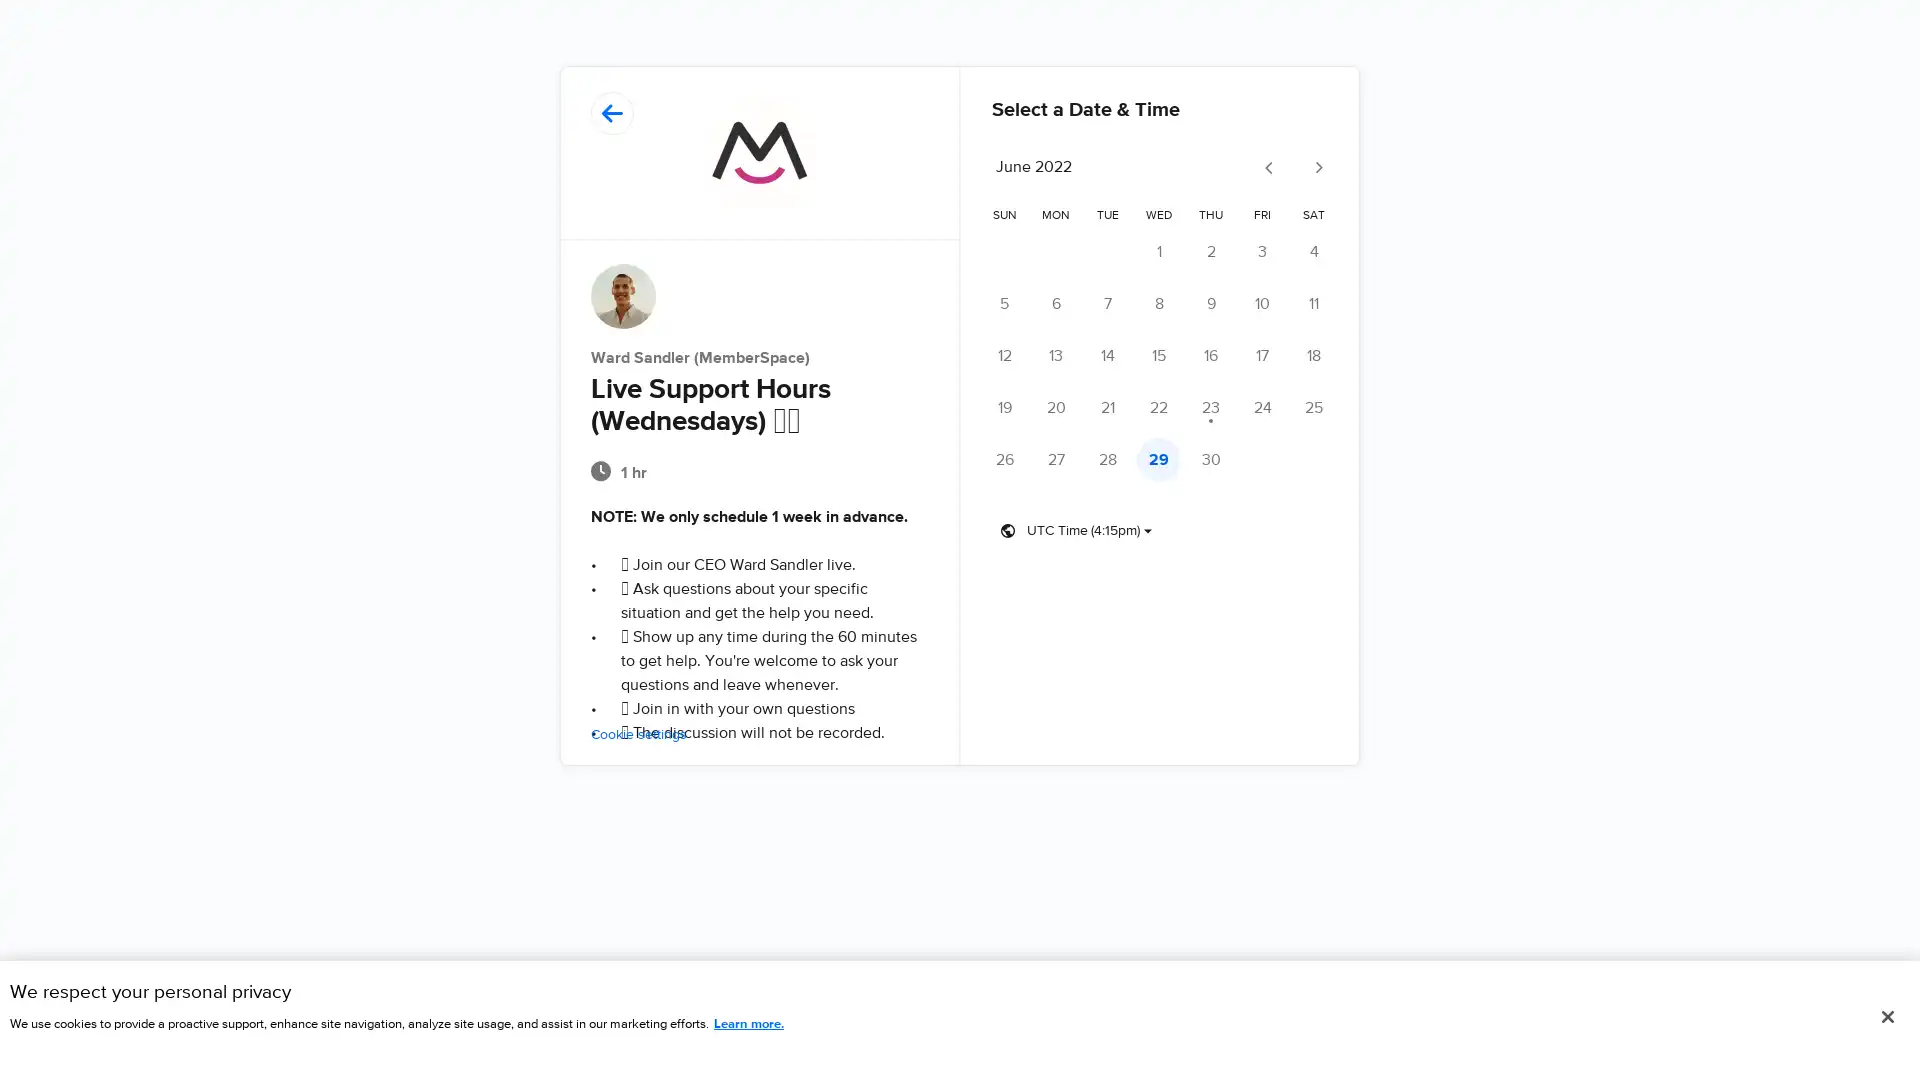 The width and height of the screenshot is (1920, 1080). I want to click on Sunday, June 26 - No times available, so click(1003, 459).